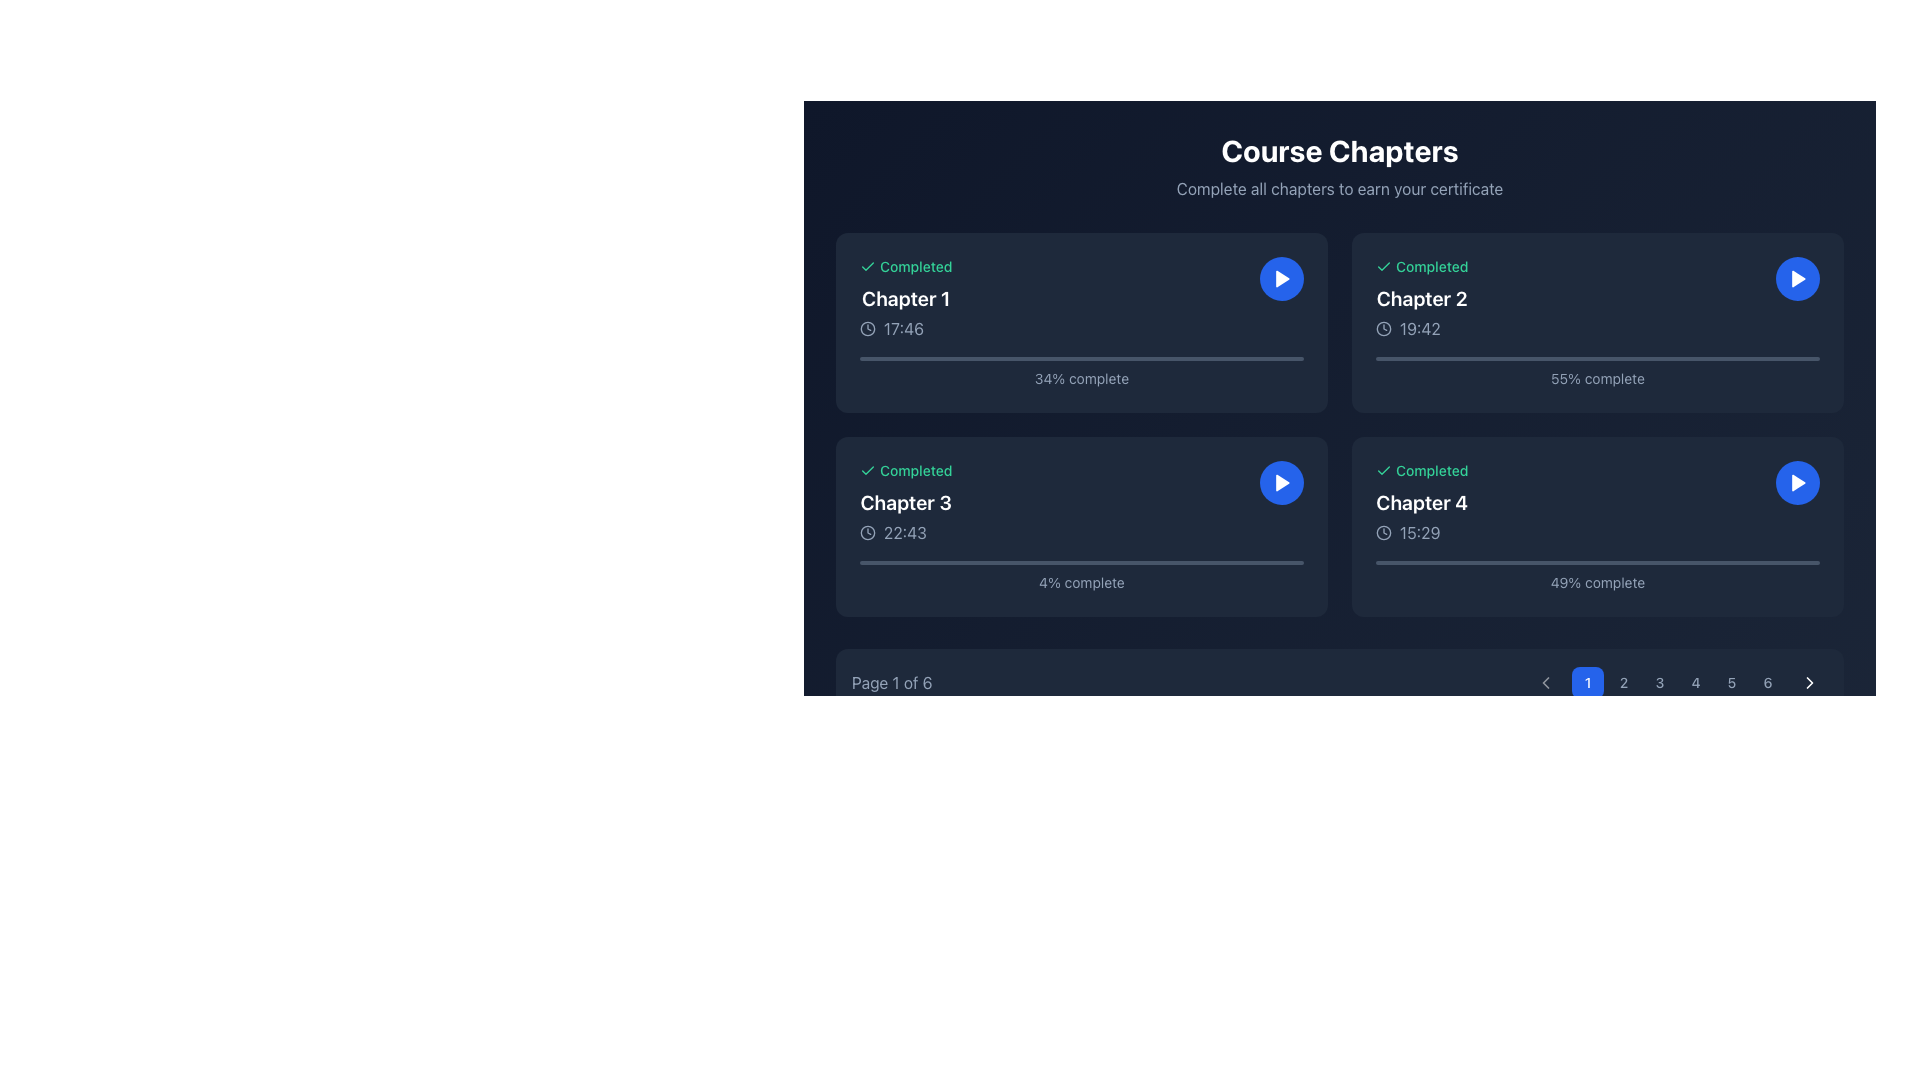 The image size is (1920, 1080). Describe the element at coordinates (1382, 327) in the screenshot. I see `the small circular clock icon in the top-right quadrant of the interface, which has a minimalistic outline style and is part of the 'Chapter 2' card` at that location.